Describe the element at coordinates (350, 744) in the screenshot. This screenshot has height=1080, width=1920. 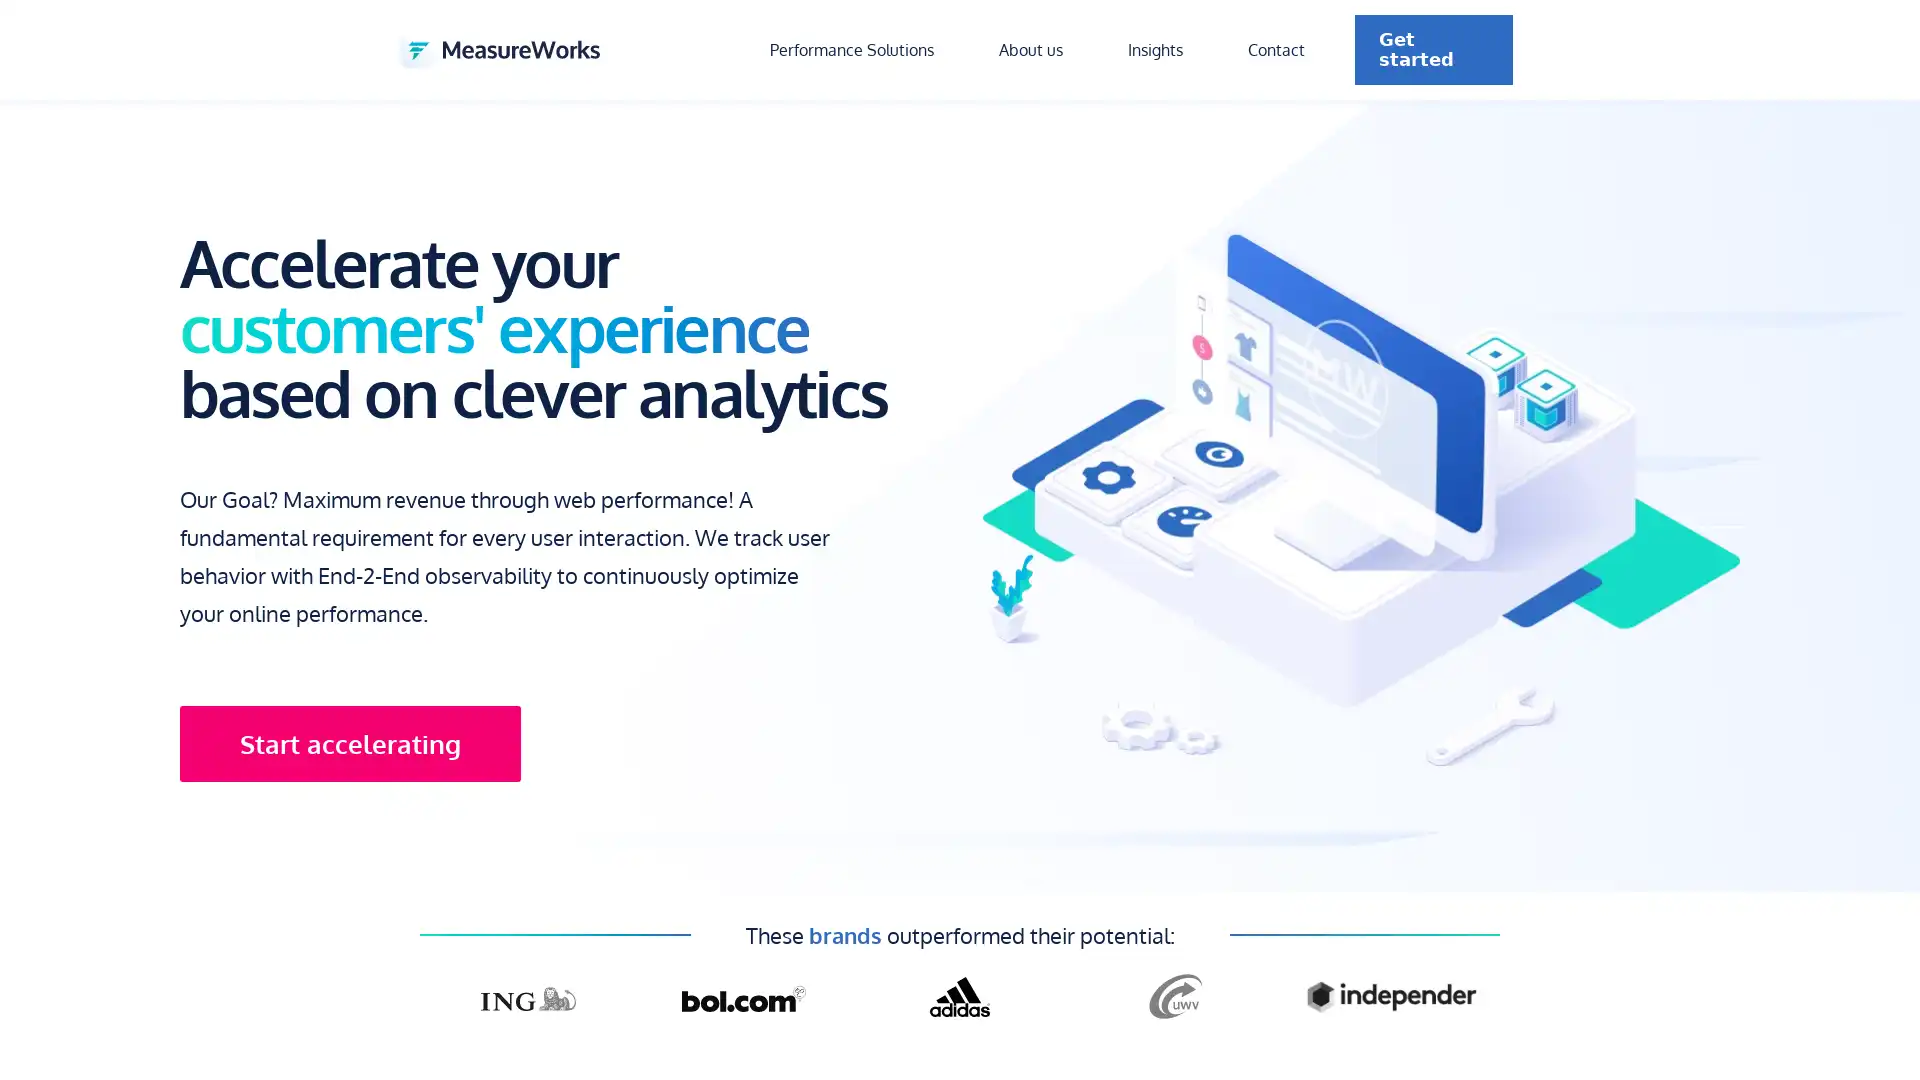
I see `Start accelerating` at that location.